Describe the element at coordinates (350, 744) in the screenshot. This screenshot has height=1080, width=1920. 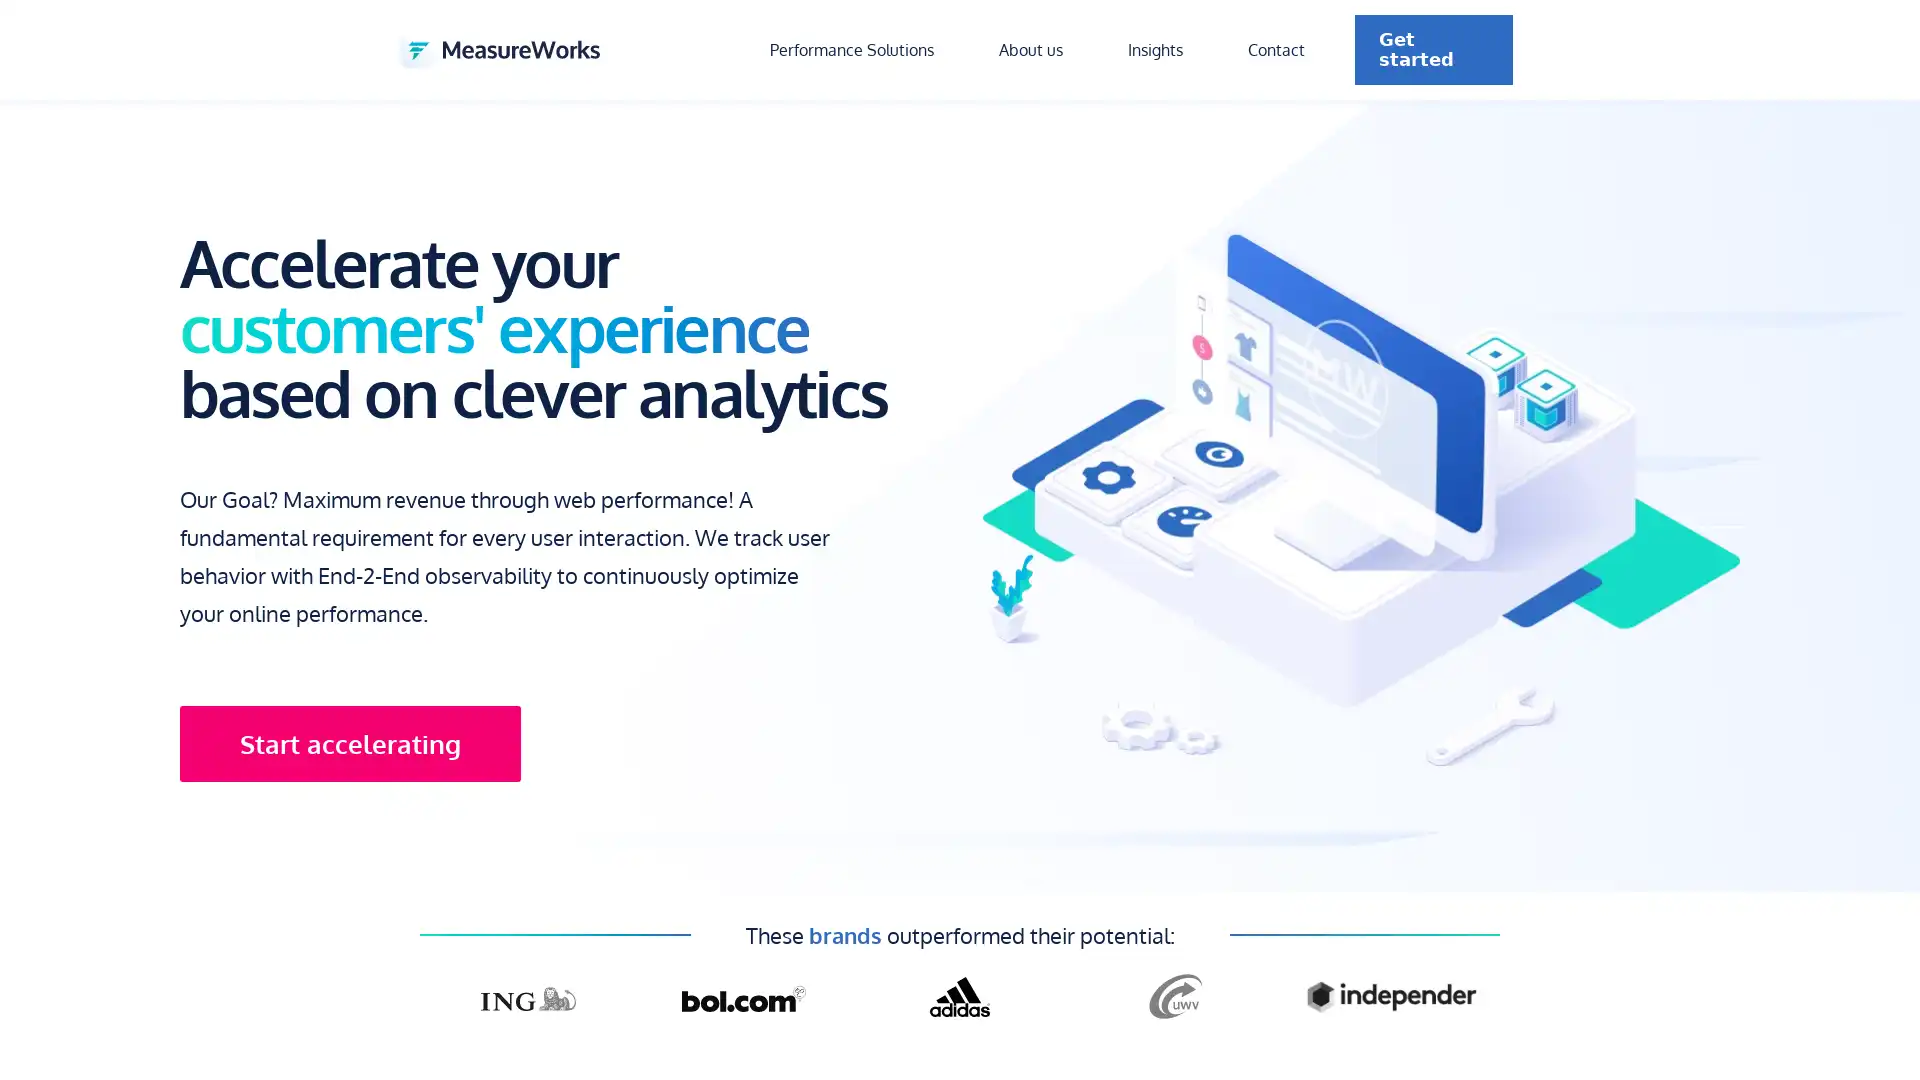
I see `Start accelerating` at that location.